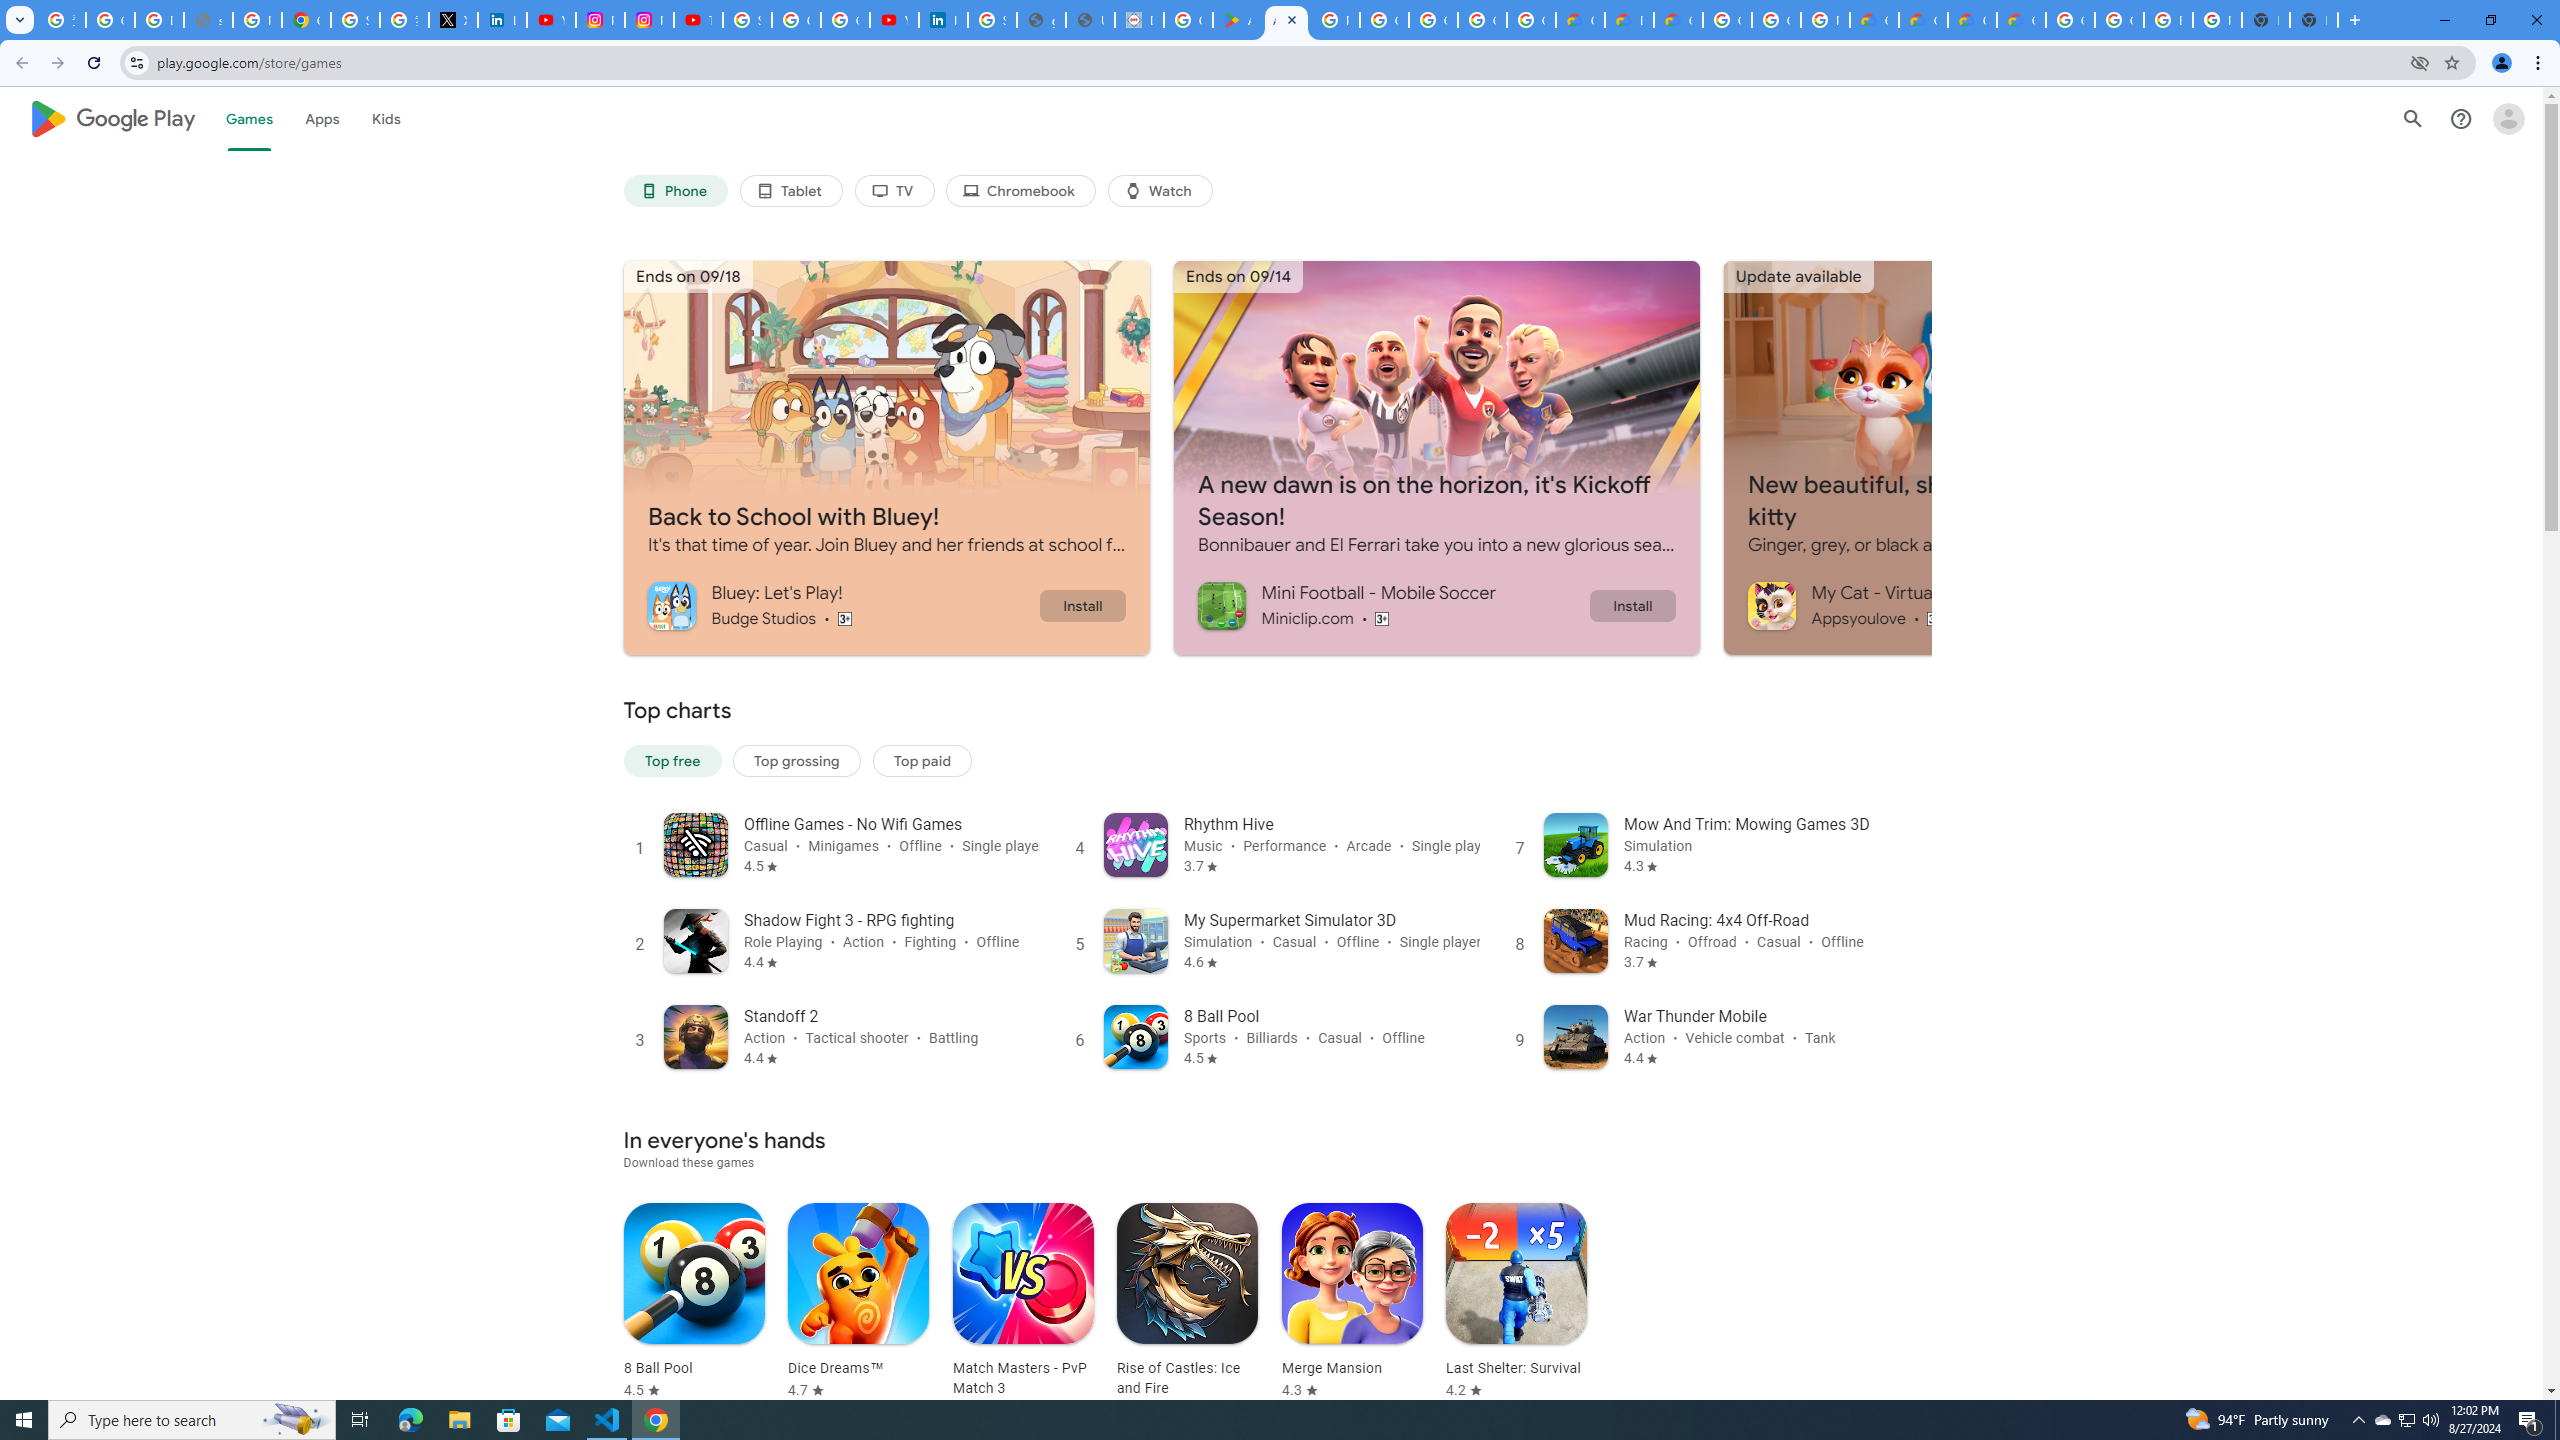 This screenshot has height=1440, width=2560. Describe the element at coordinates (2507, 118) in the screenshot. I see `'Open account menu'` at that location.